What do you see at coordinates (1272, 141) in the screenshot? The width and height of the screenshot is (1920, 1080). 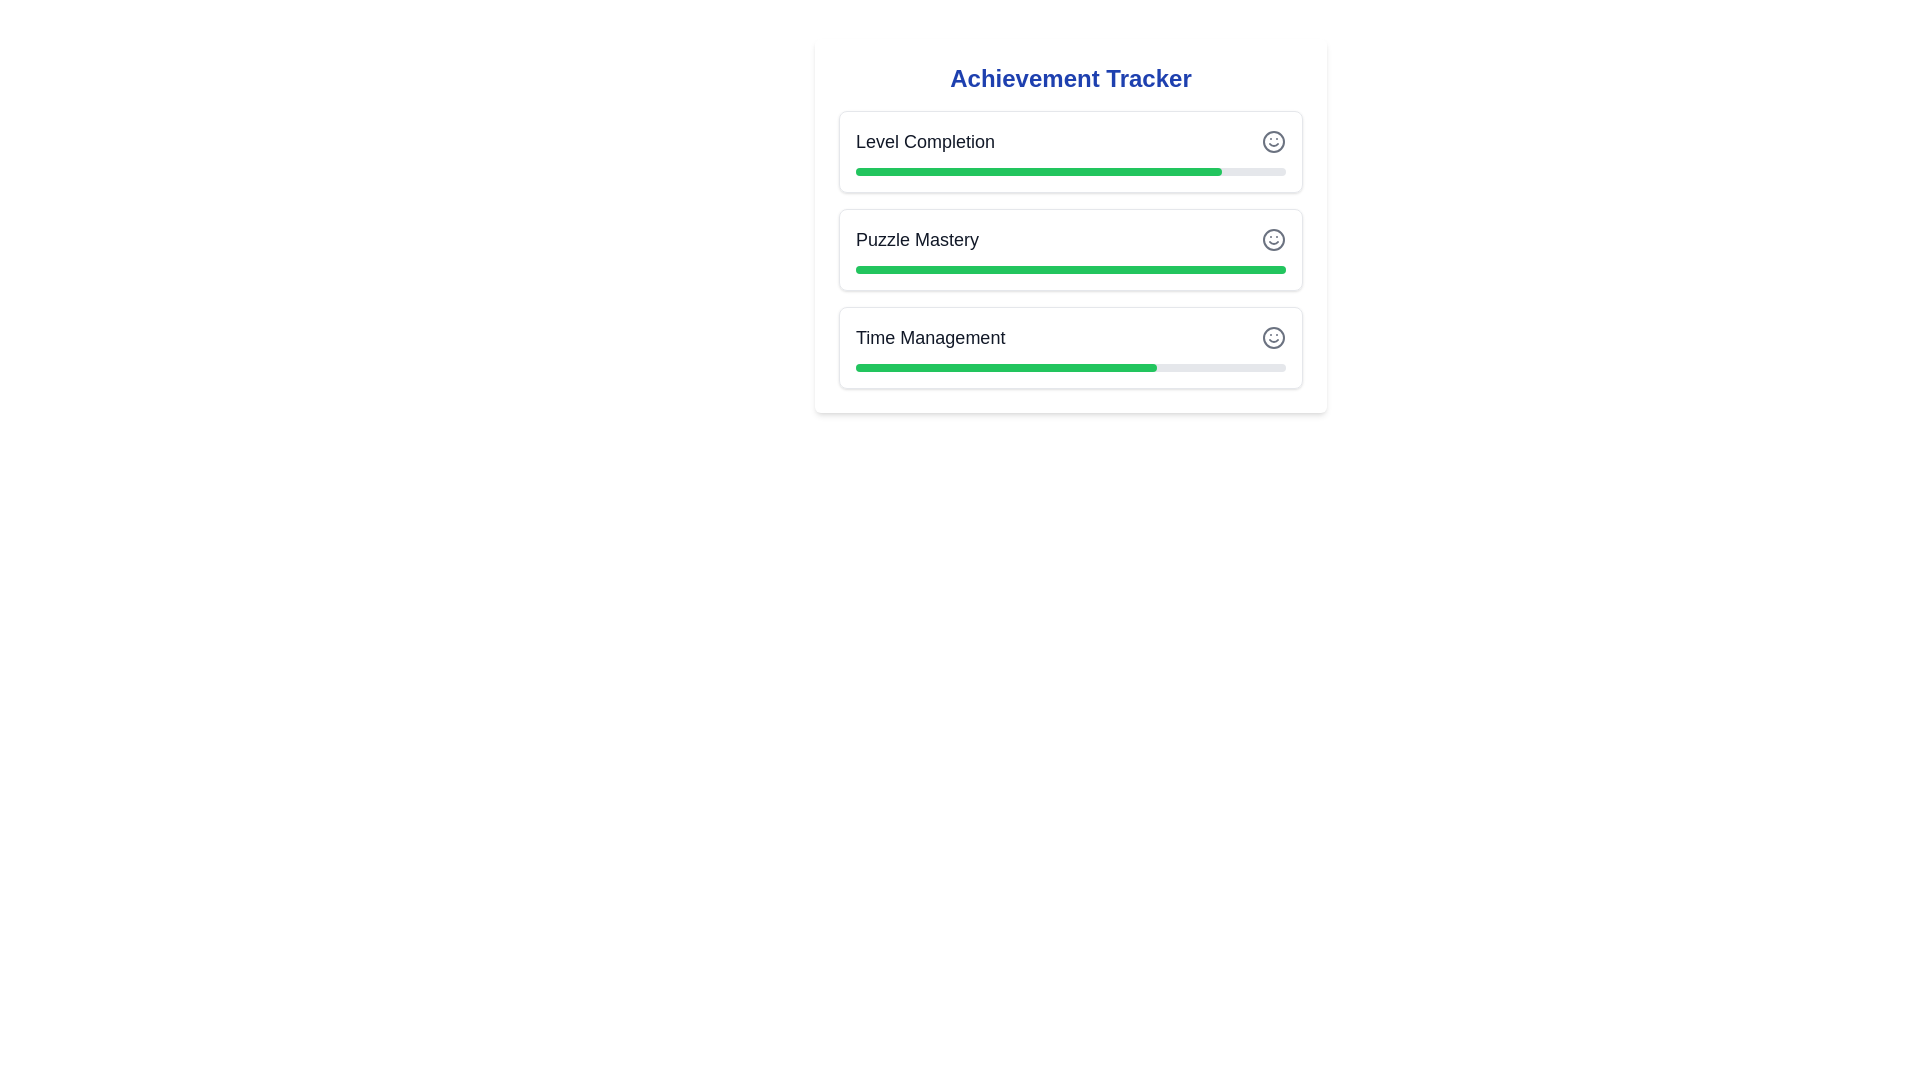 I see `the smiling face icon located at the far right of the 'Level Completion' row in the 'Achievement Tracker' UI, which is represented by a simple gray circular icon with two dots for eyes and a smile` at bounding box center [1272, 141].